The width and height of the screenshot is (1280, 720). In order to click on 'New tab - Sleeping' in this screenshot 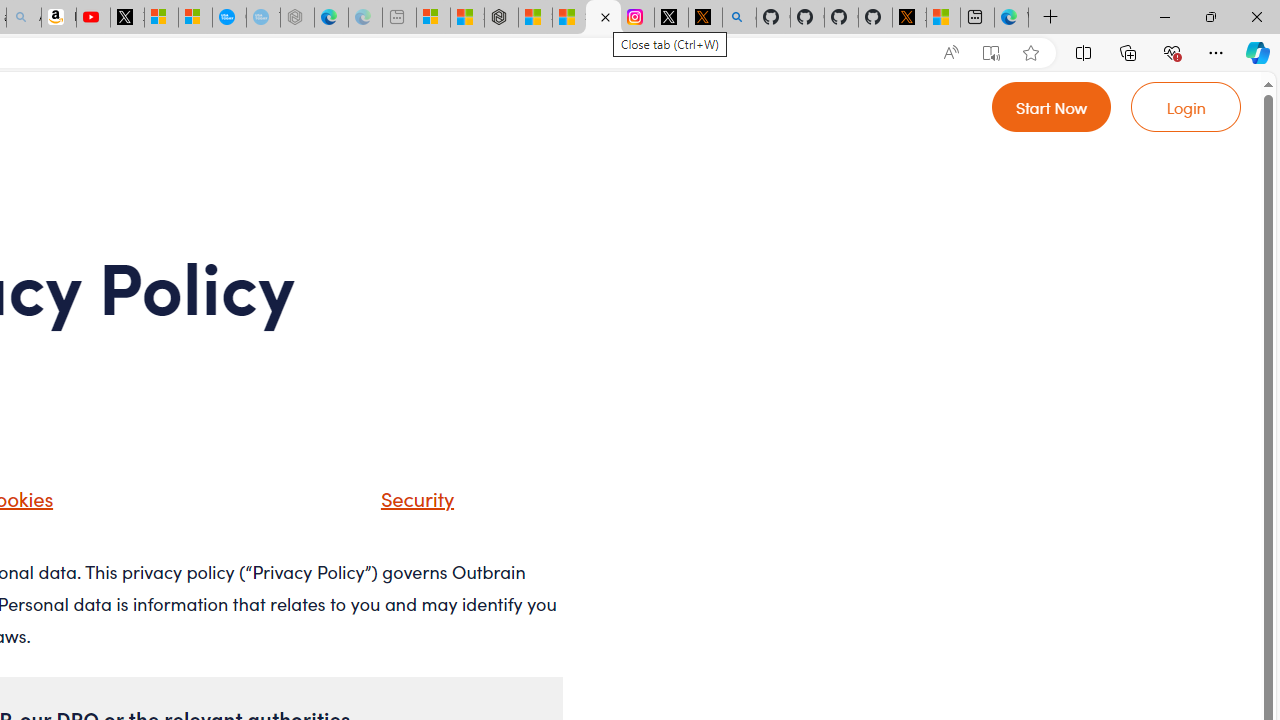, I will do `click(399, 17)`.